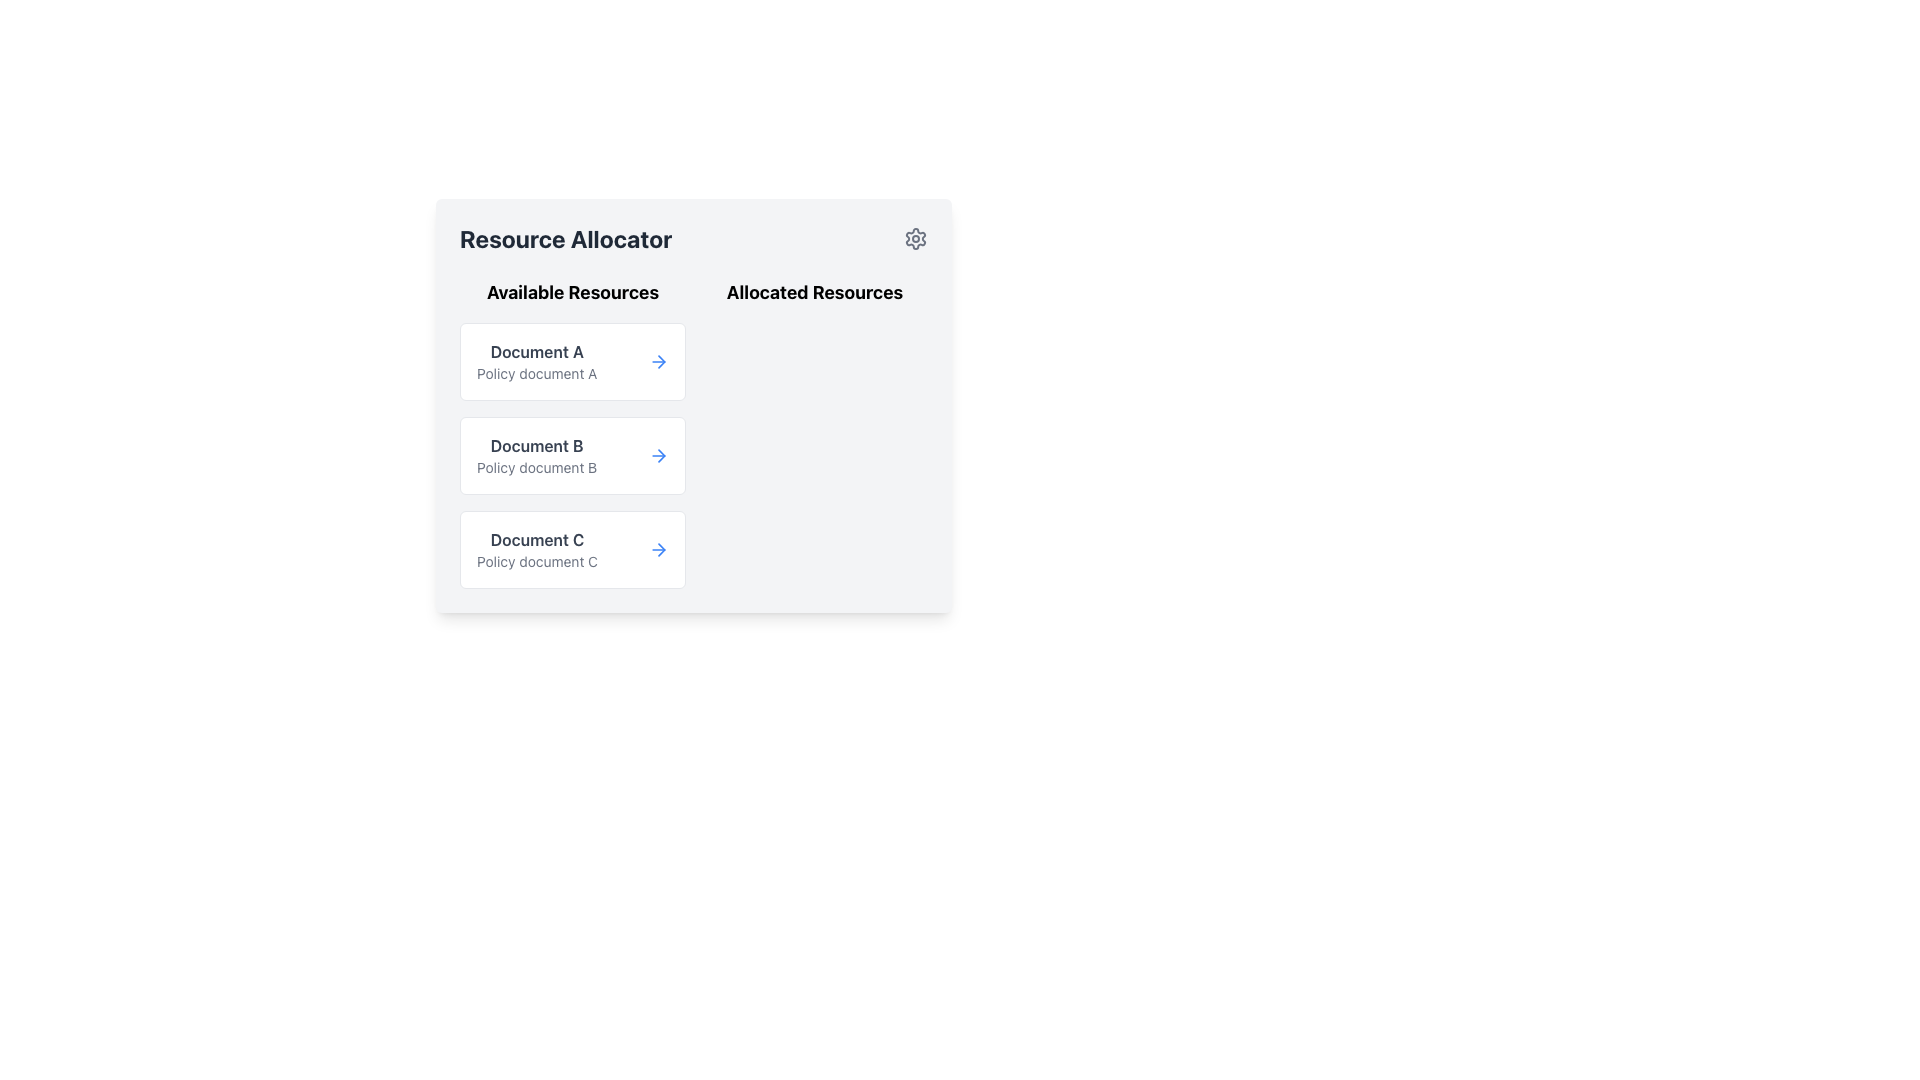 This screenshot has width=1920, height=1080. What do you see at coordinates (571, 455) in the screenshot?
I see `the 'Document B' resource entry in the 'Available Resources' section for additional info` at bounding box center [571, 455].